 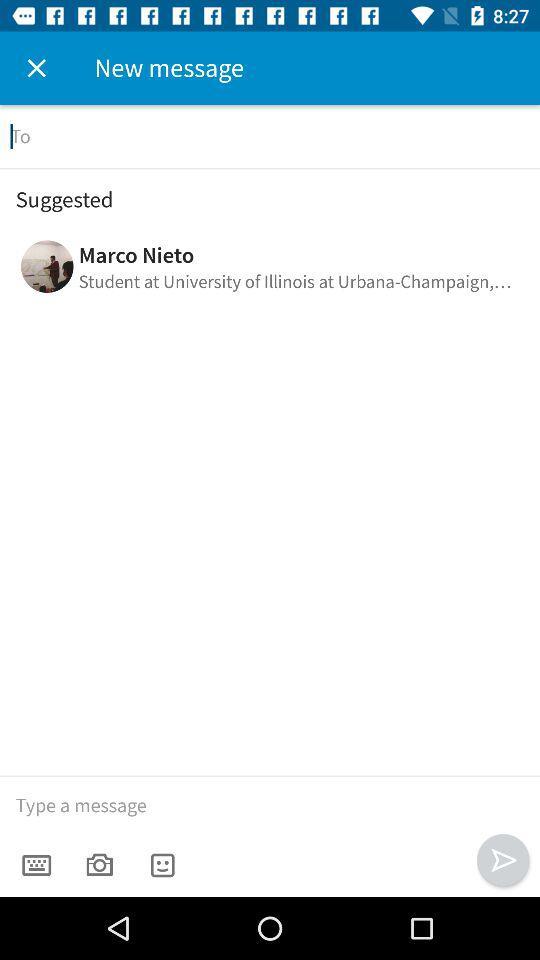 What do you see at coordinates (36, 68) in the screenshot?
I see `icon next to new message icon` at bounding box center [36, 68].